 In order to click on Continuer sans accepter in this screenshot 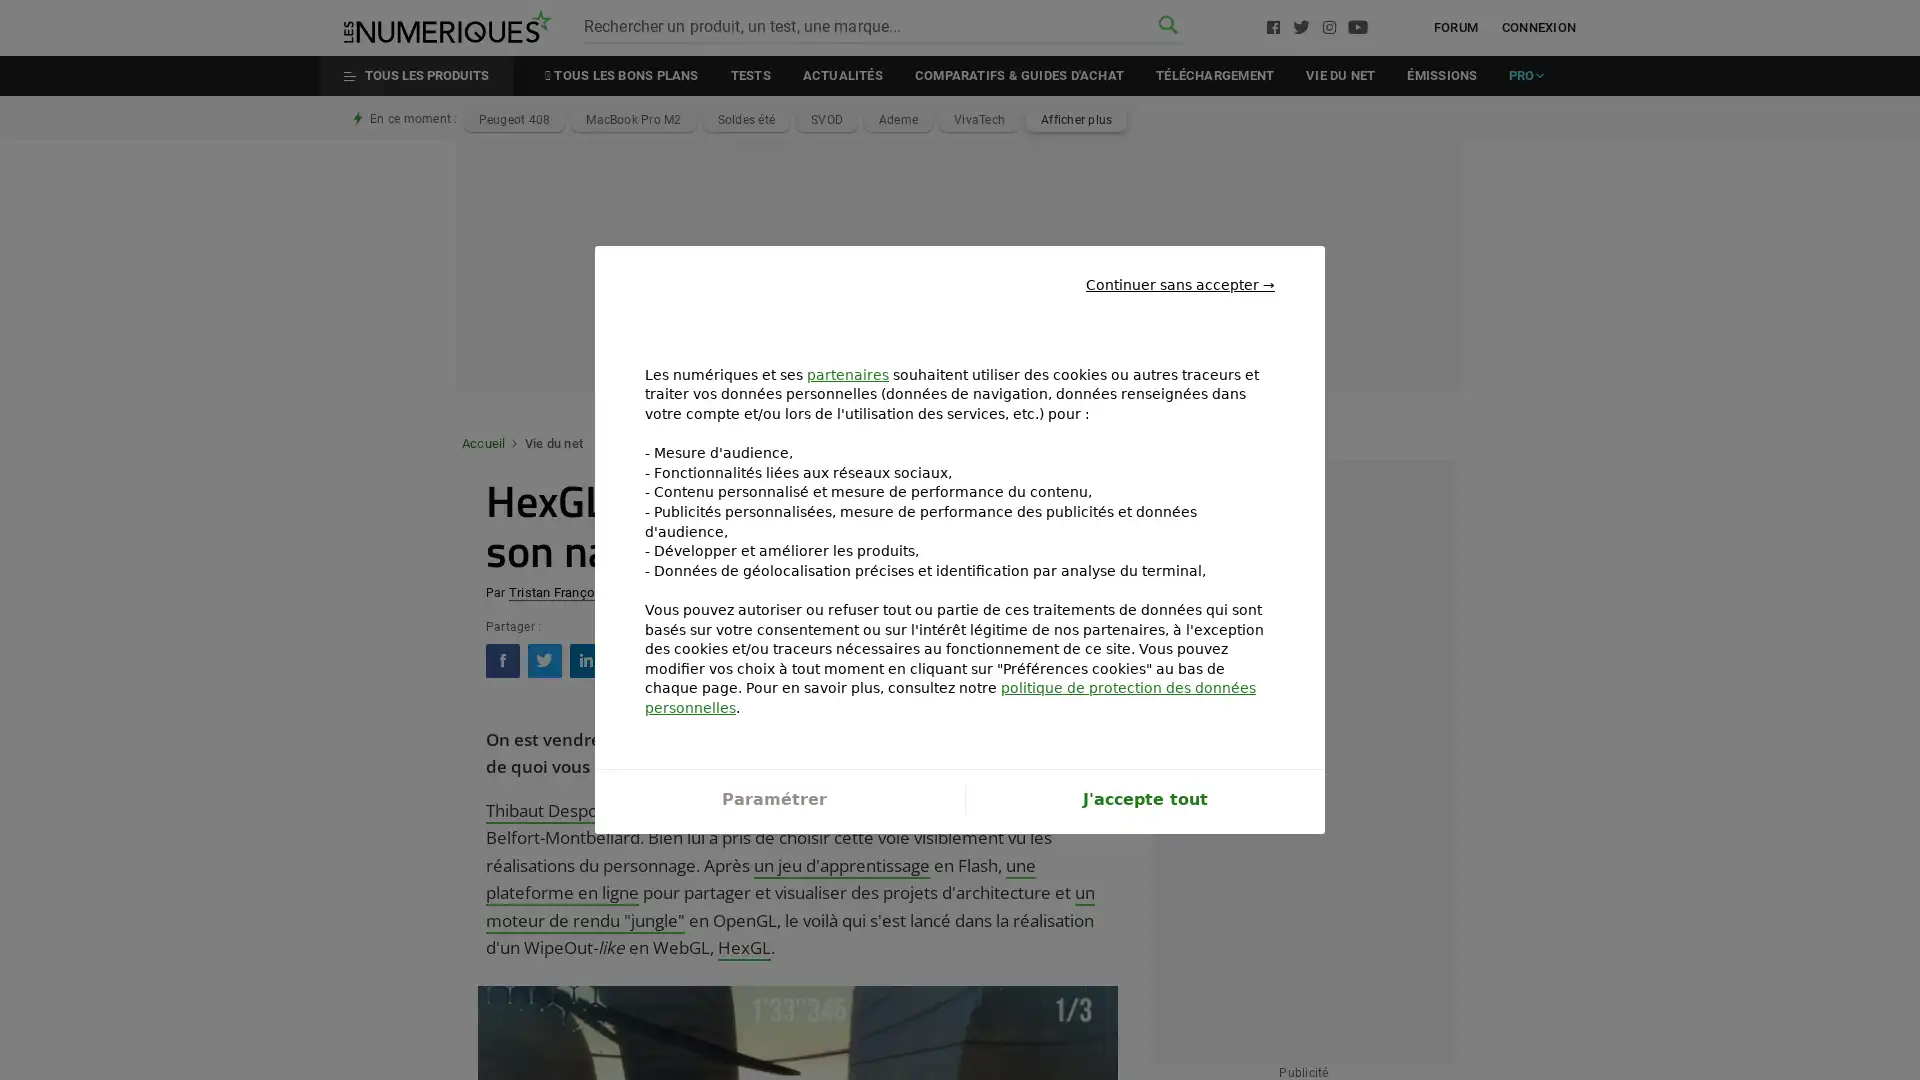, I will do `click(1180, 267)`.